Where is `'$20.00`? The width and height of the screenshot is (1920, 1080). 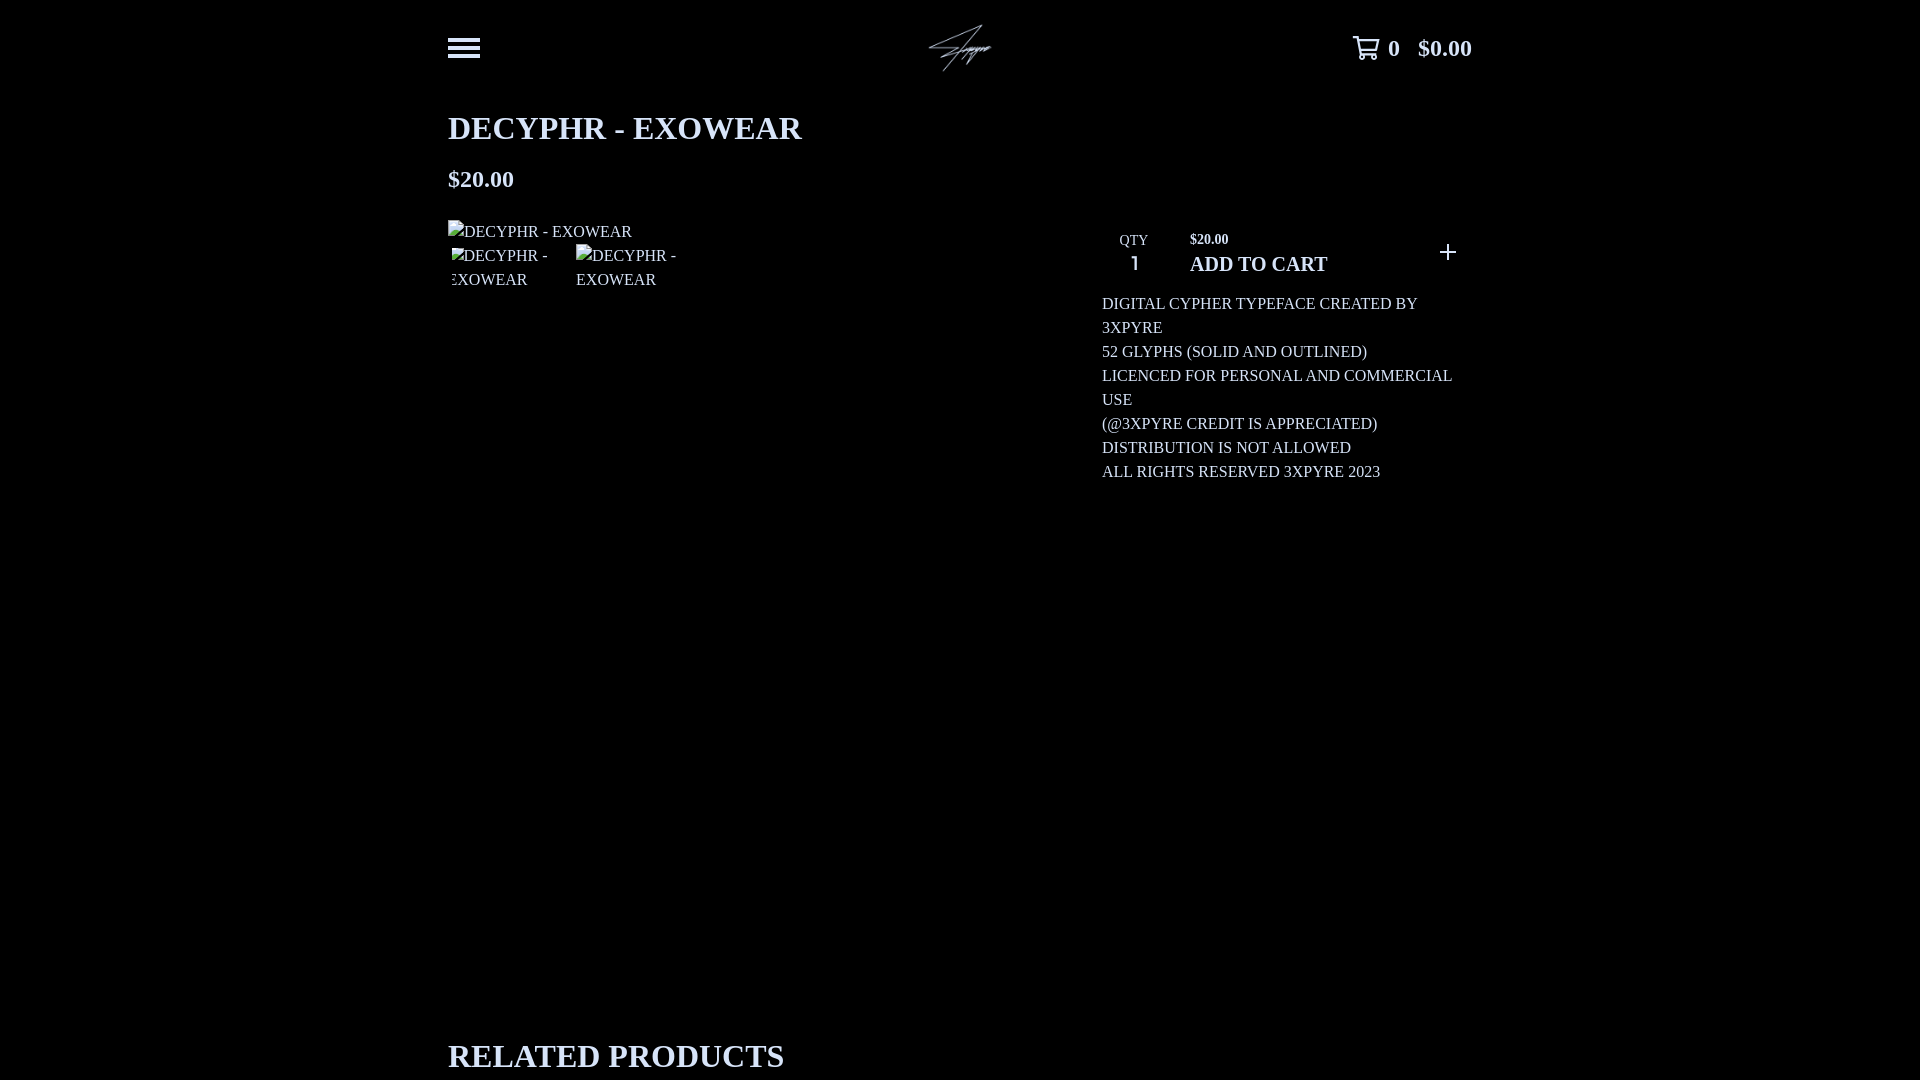 '$20.00 is located at coordinates (1323, 250).